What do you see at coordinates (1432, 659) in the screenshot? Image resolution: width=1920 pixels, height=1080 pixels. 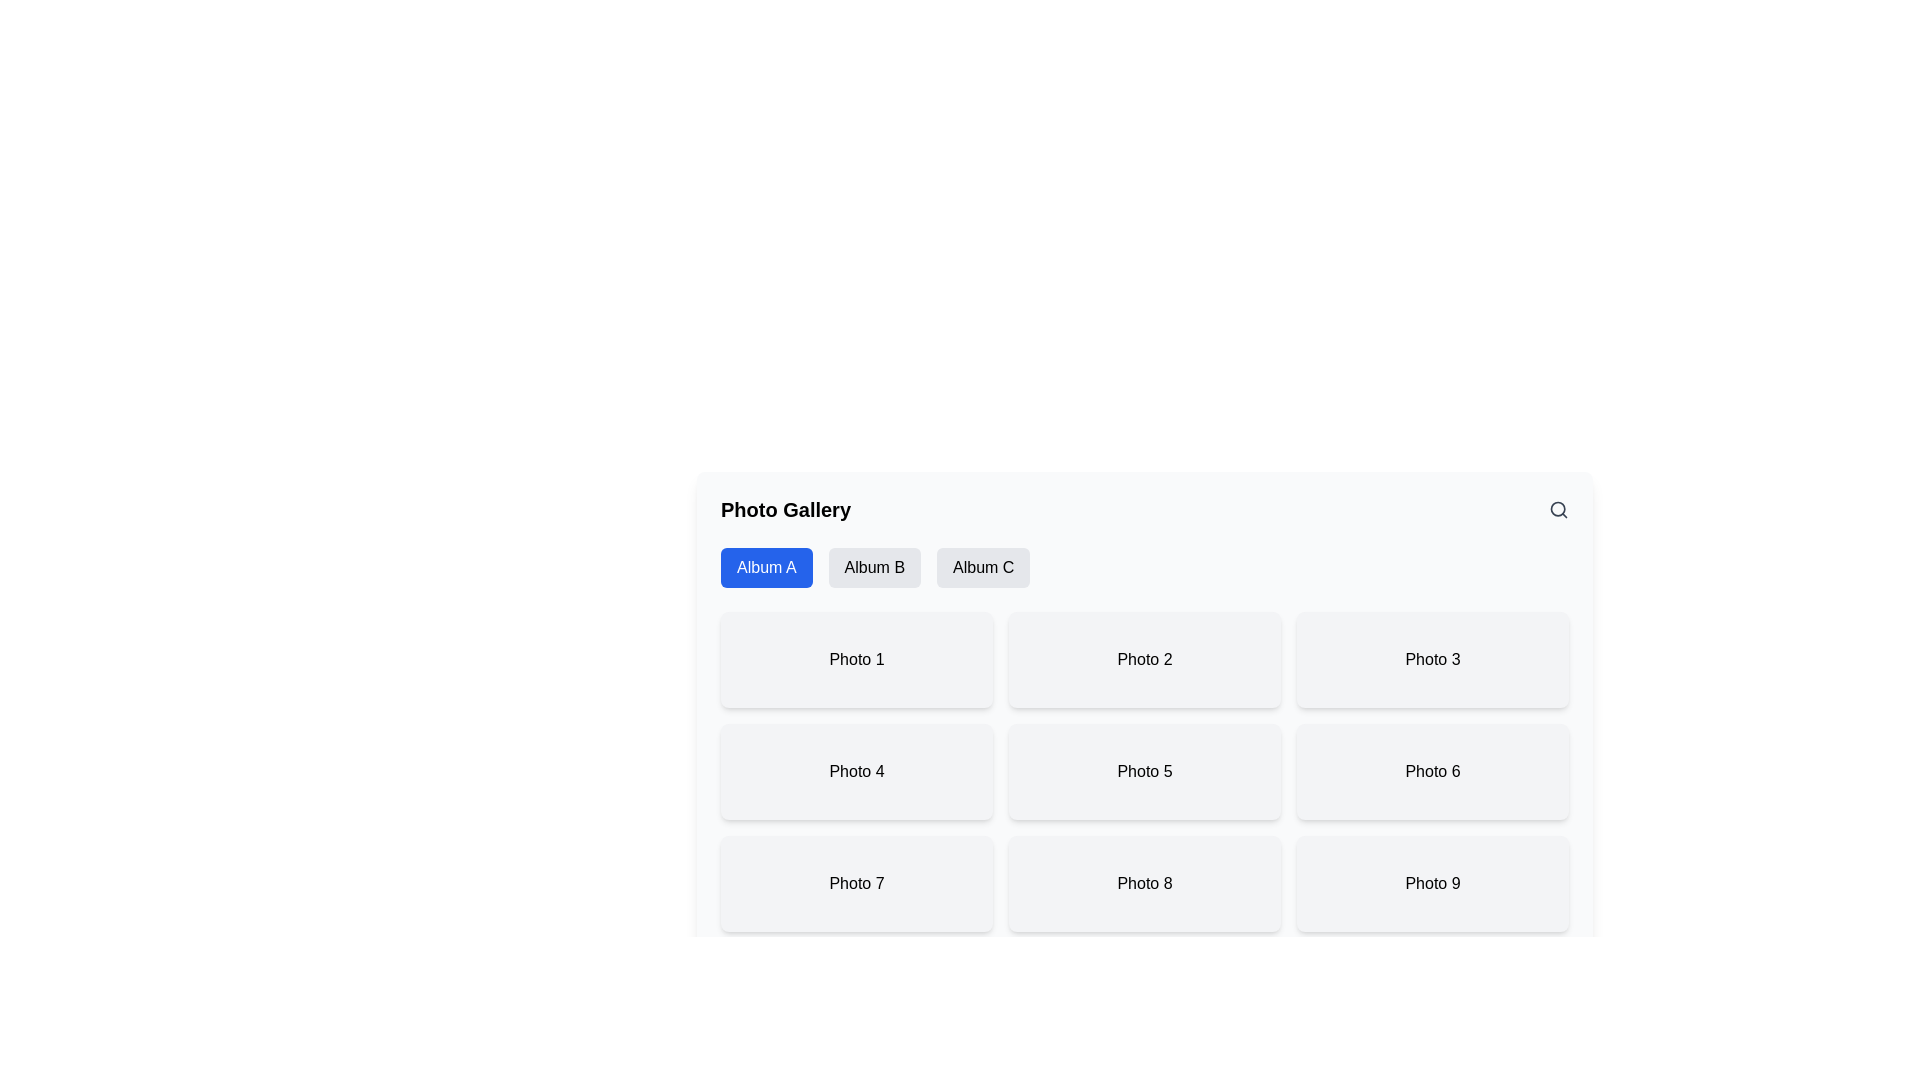 I see `the static content card labeled 'Photo 3', which is a rectangular card with a light gray background and black text, positioned as the third item in the first row of a grid layout` at bounding box center [1432, 659].